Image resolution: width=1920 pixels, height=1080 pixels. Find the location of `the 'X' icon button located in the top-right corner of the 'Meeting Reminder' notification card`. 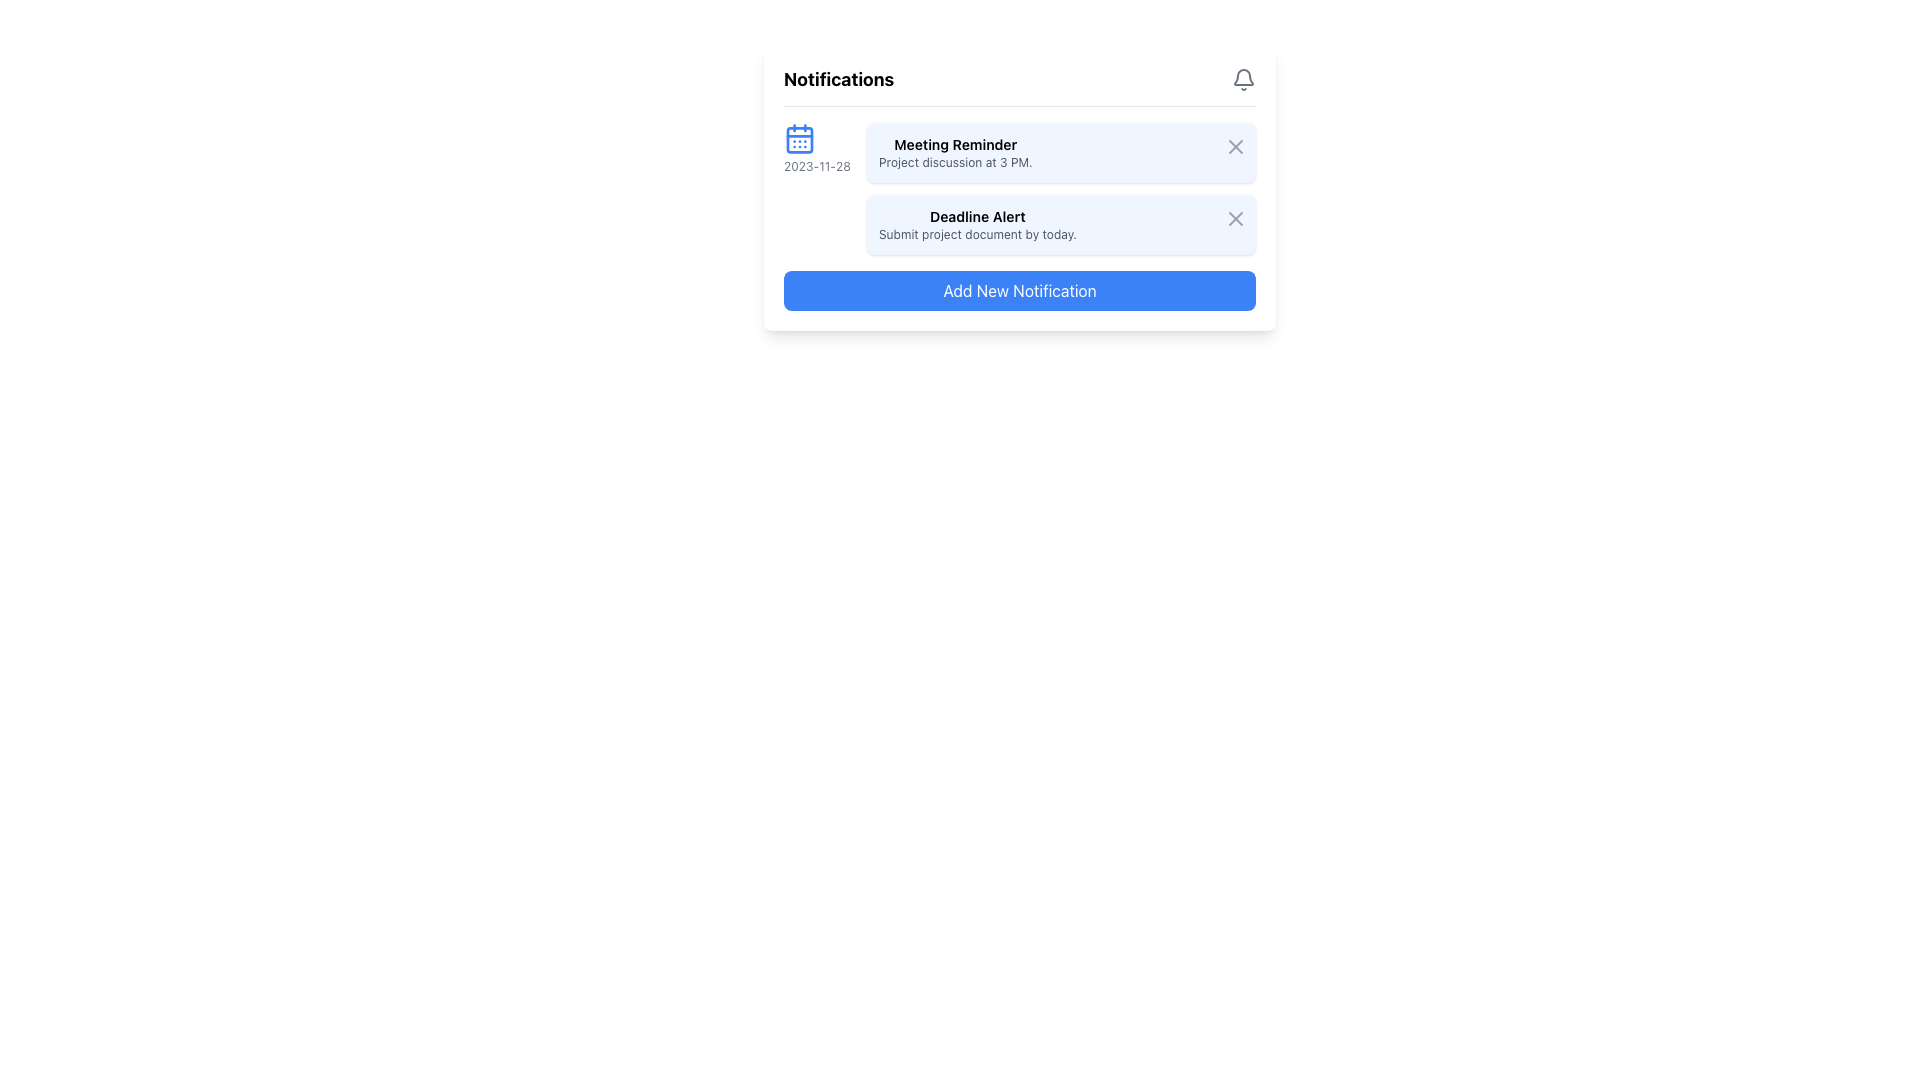

the 'X' icon button located in the top-right corner of the 'Meeting Reminder' notification card is located at coordinates (1235, 145).